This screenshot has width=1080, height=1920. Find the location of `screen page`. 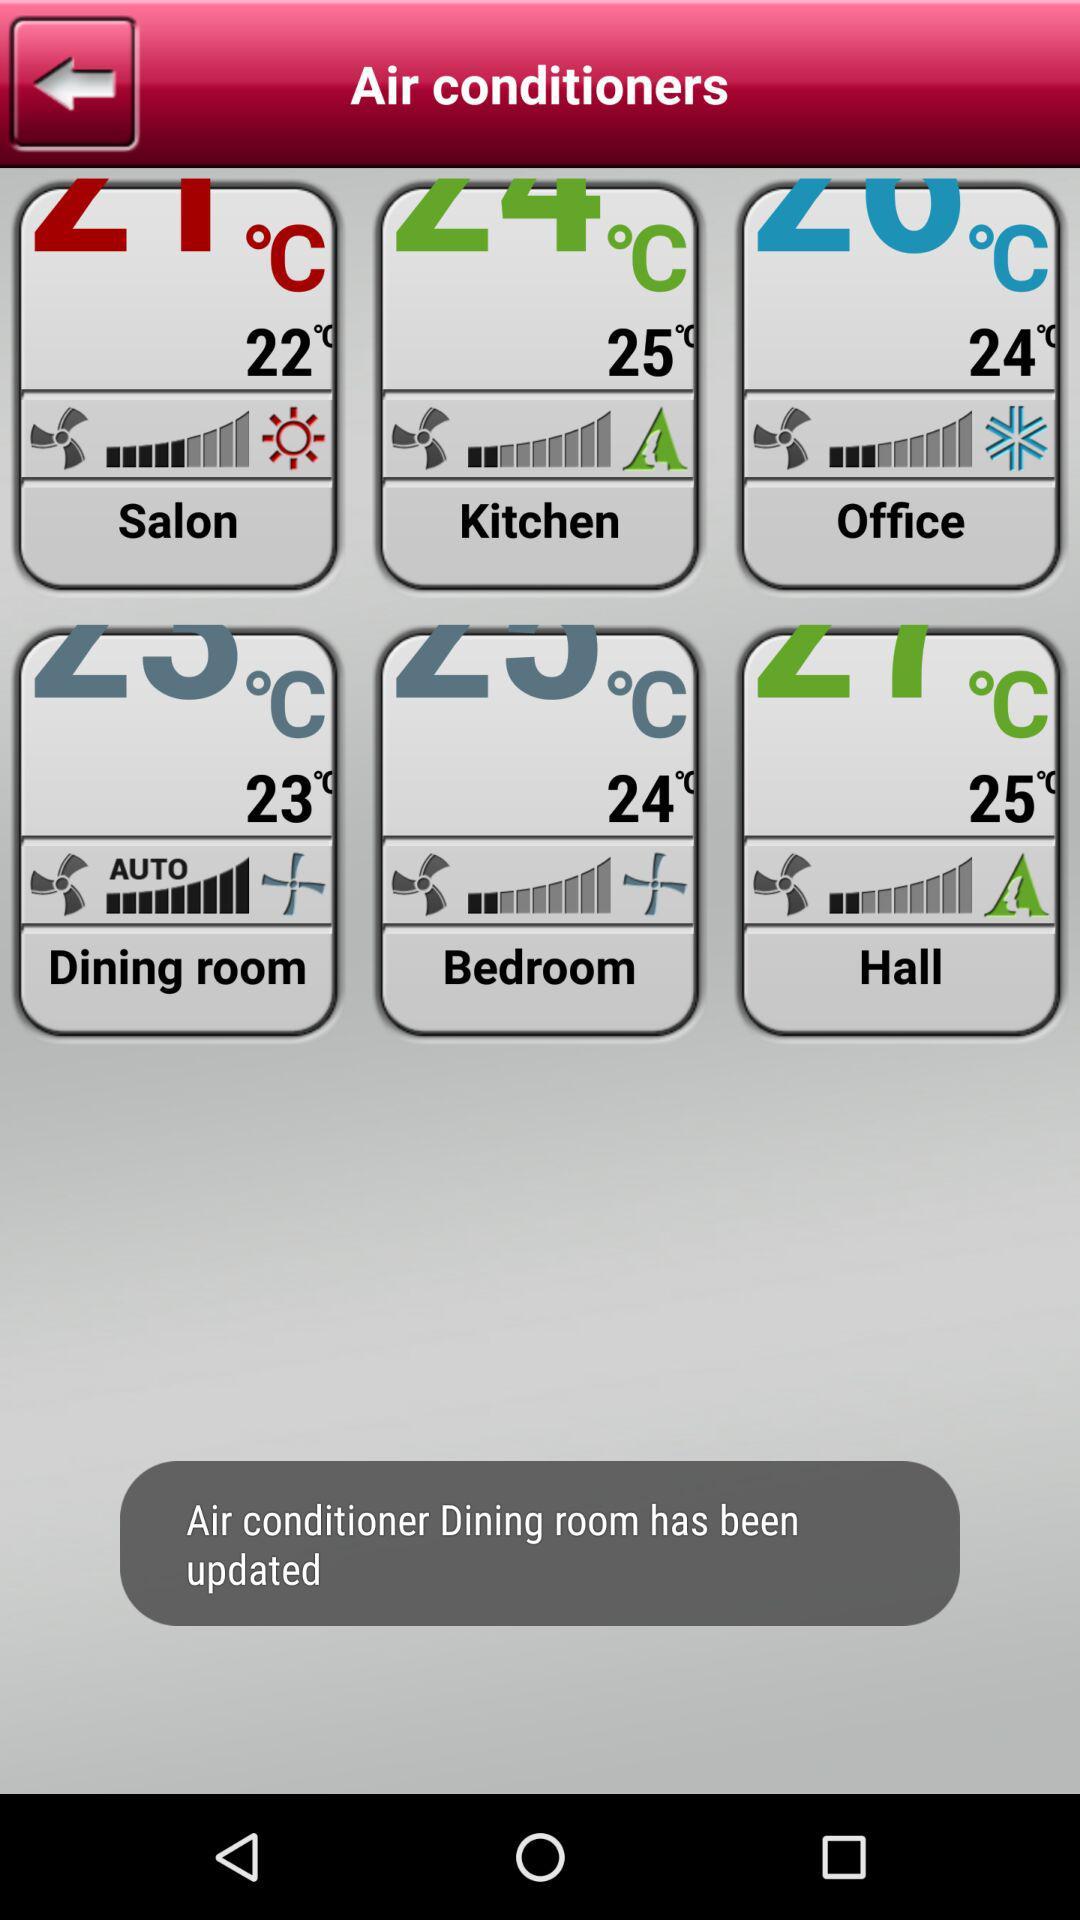

screen page is located at coordinates (177, 834).